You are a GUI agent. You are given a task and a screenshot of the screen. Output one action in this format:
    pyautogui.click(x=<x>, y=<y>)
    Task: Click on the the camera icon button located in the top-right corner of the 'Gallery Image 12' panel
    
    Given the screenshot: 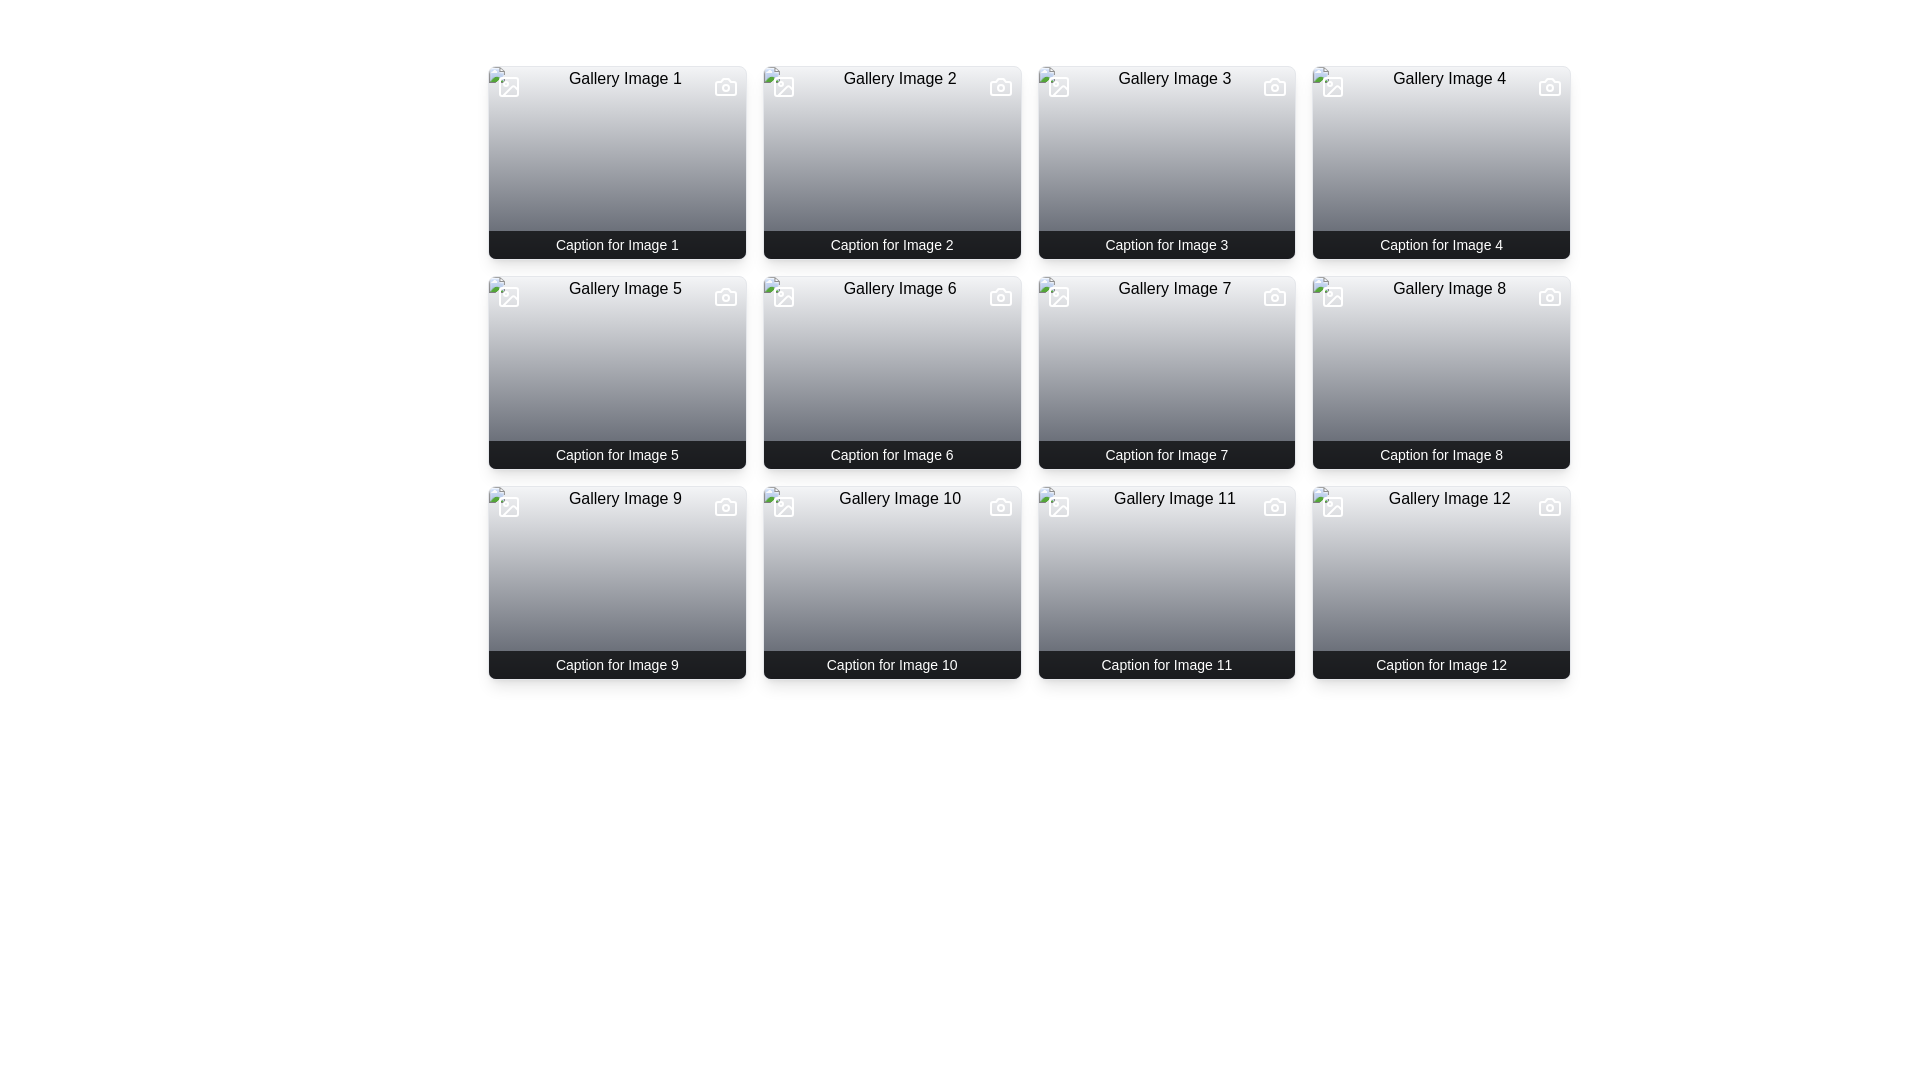 What is the action you would take?
    pyautogui.click(x=1549, y=505)
    